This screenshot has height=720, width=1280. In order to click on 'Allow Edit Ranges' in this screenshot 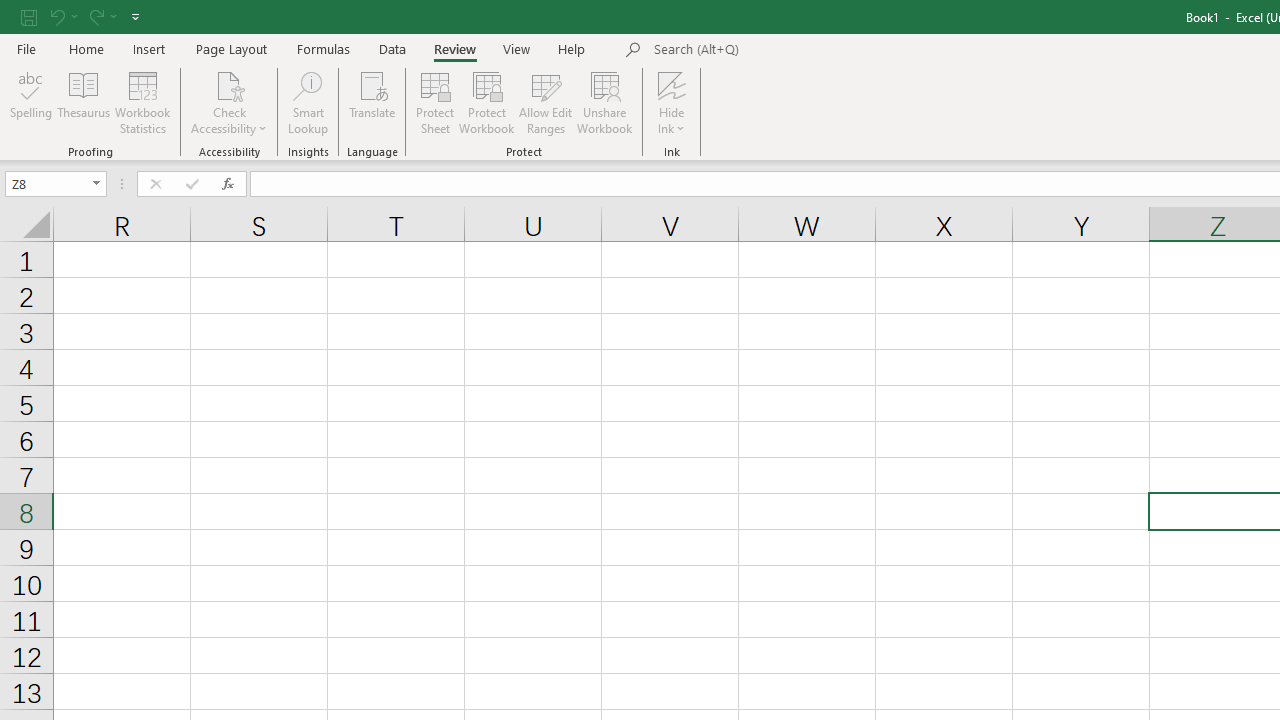, I will do `click(545, 103)`.